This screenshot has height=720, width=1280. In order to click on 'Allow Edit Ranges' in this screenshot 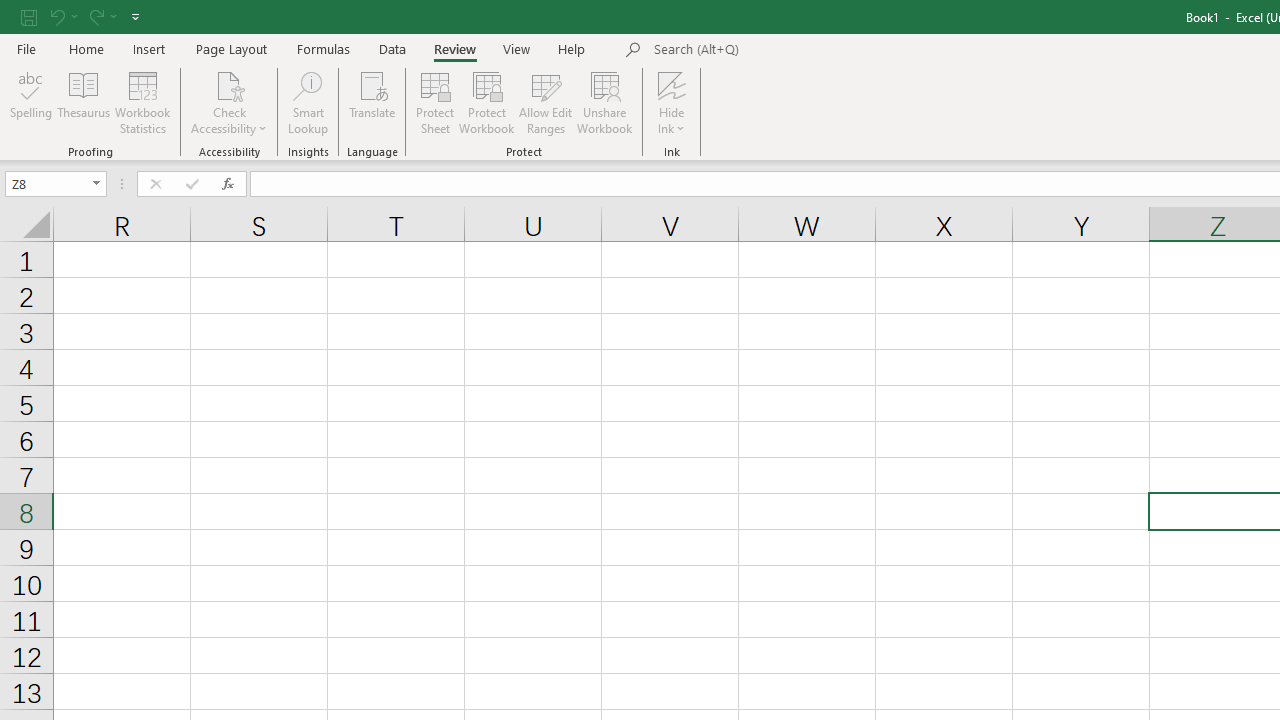, I will do `click(545, 103)`.